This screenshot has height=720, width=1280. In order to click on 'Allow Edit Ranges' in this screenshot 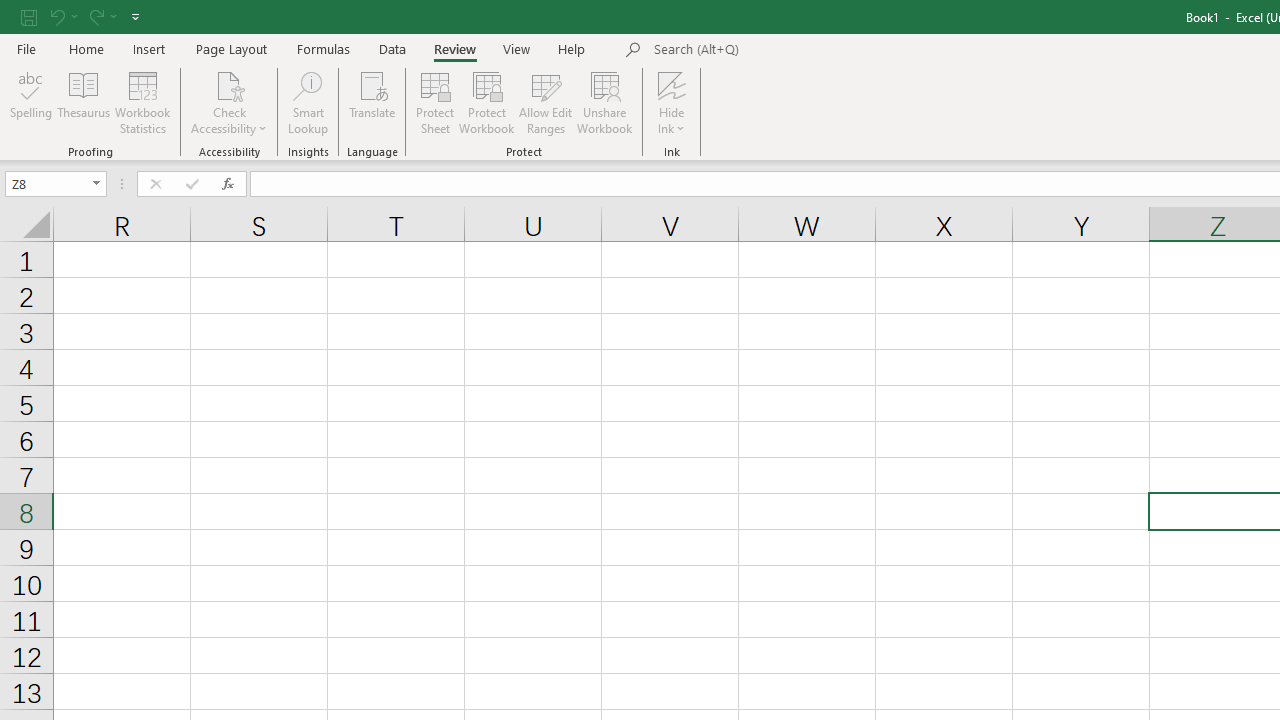, I will do `click(545, 103)`.